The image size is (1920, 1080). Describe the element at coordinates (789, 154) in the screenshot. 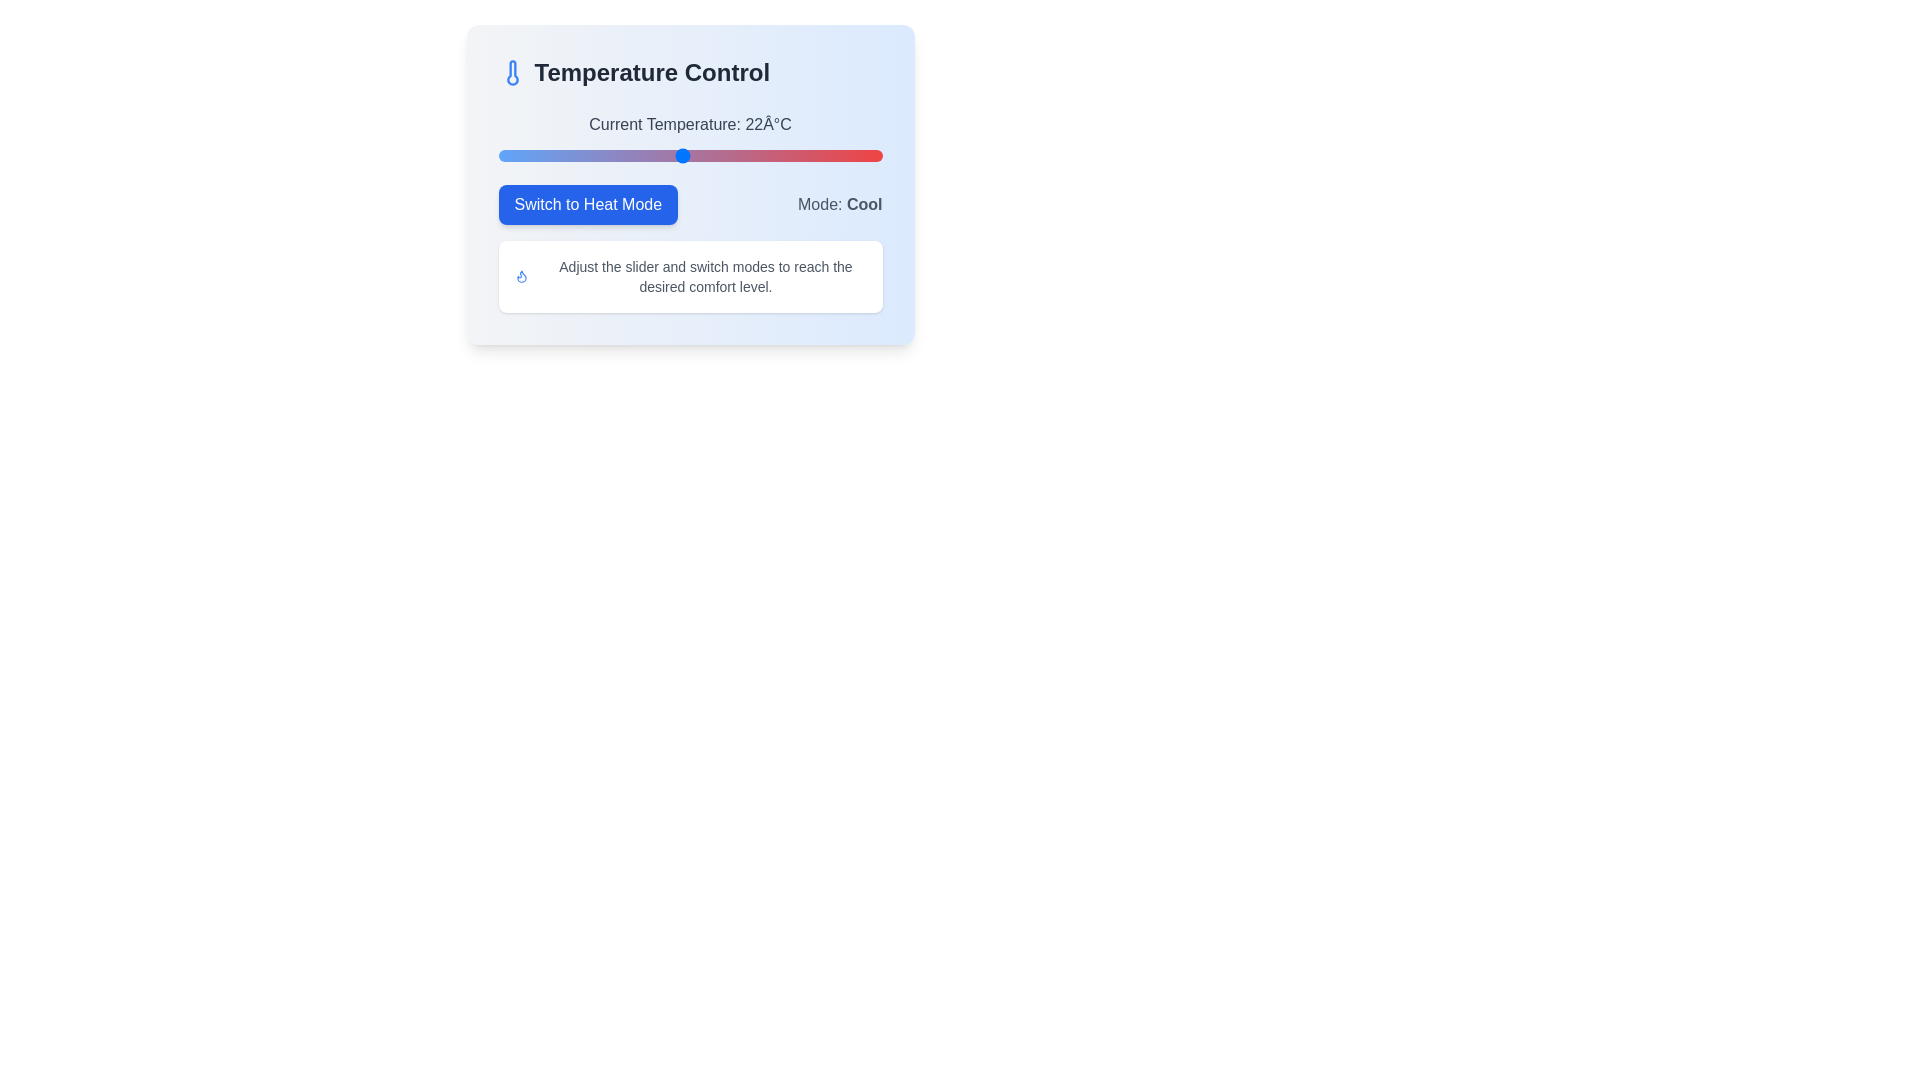

I see `the temperature slider to set the value to 29°C` at that location.